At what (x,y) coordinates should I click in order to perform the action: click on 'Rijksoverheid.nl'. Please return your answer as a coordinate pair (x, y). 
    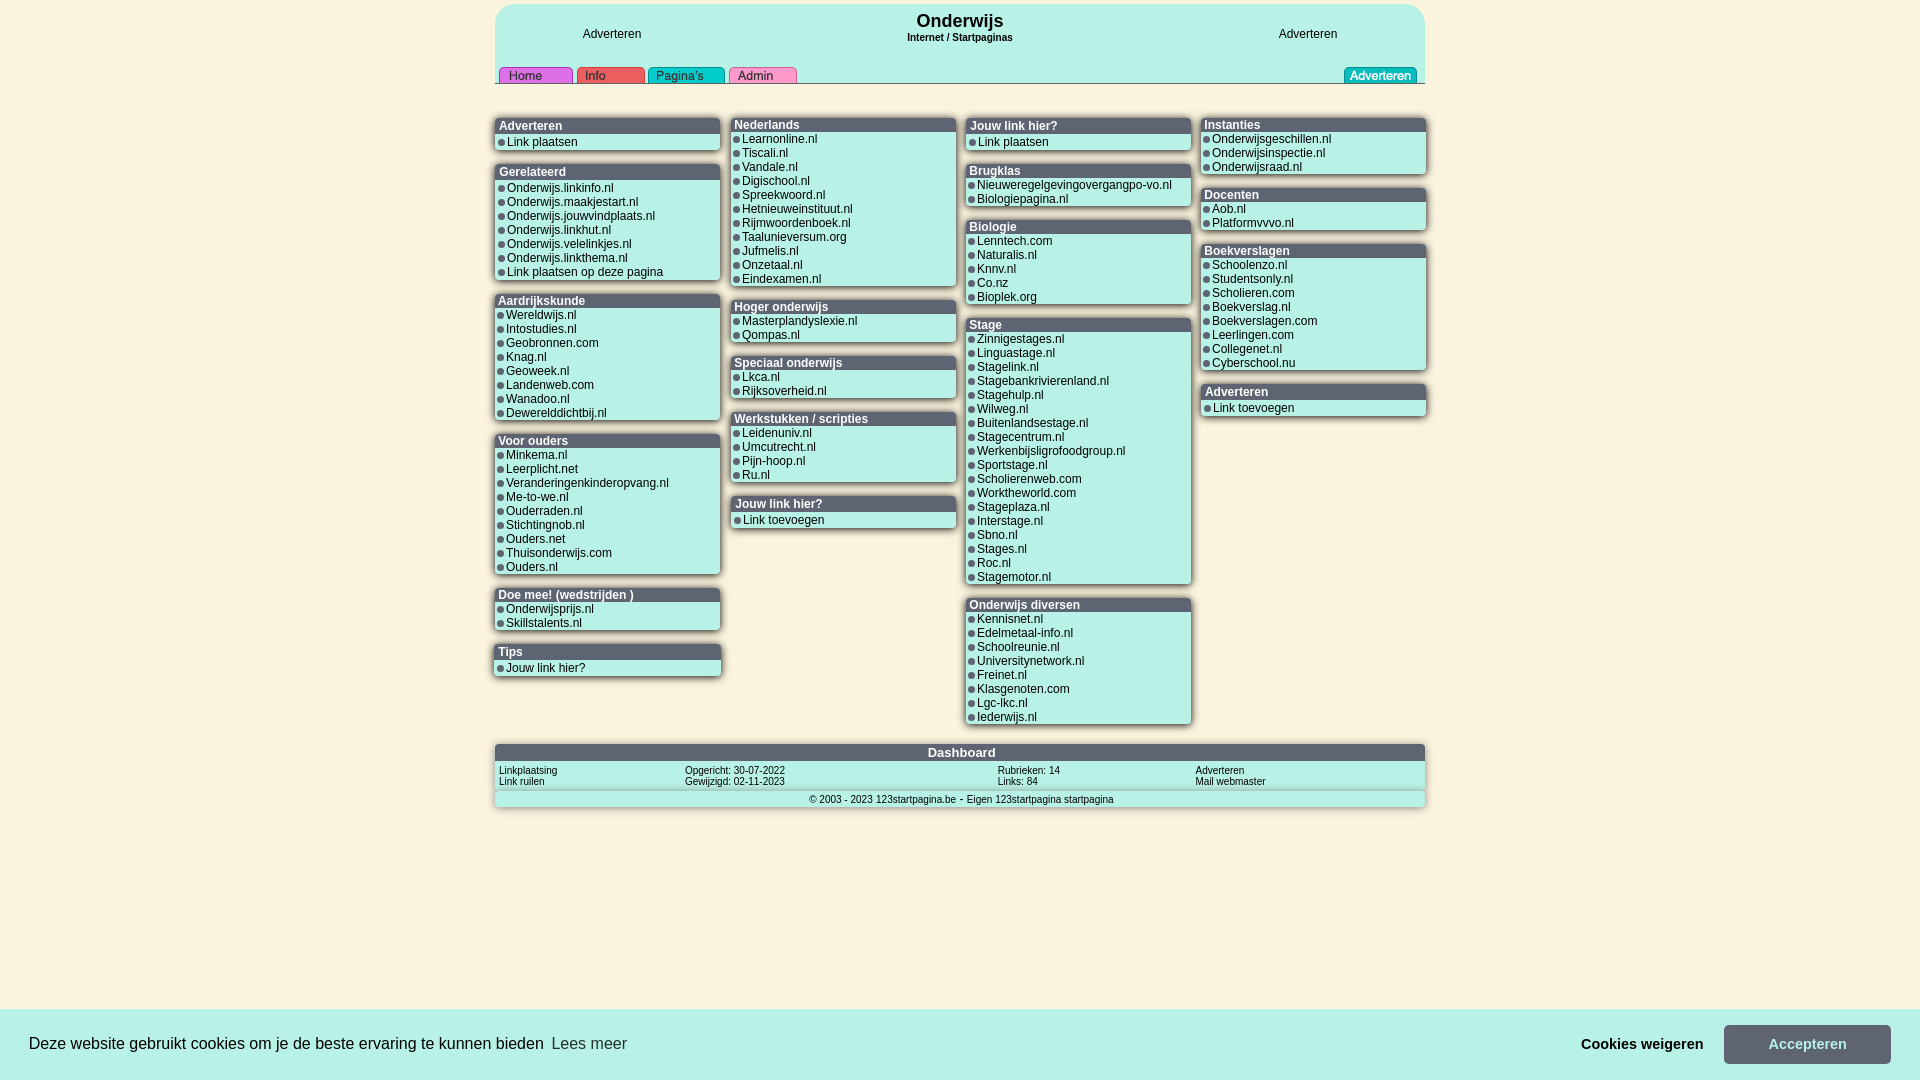
    Looking at the image, I should click on (783, 390).